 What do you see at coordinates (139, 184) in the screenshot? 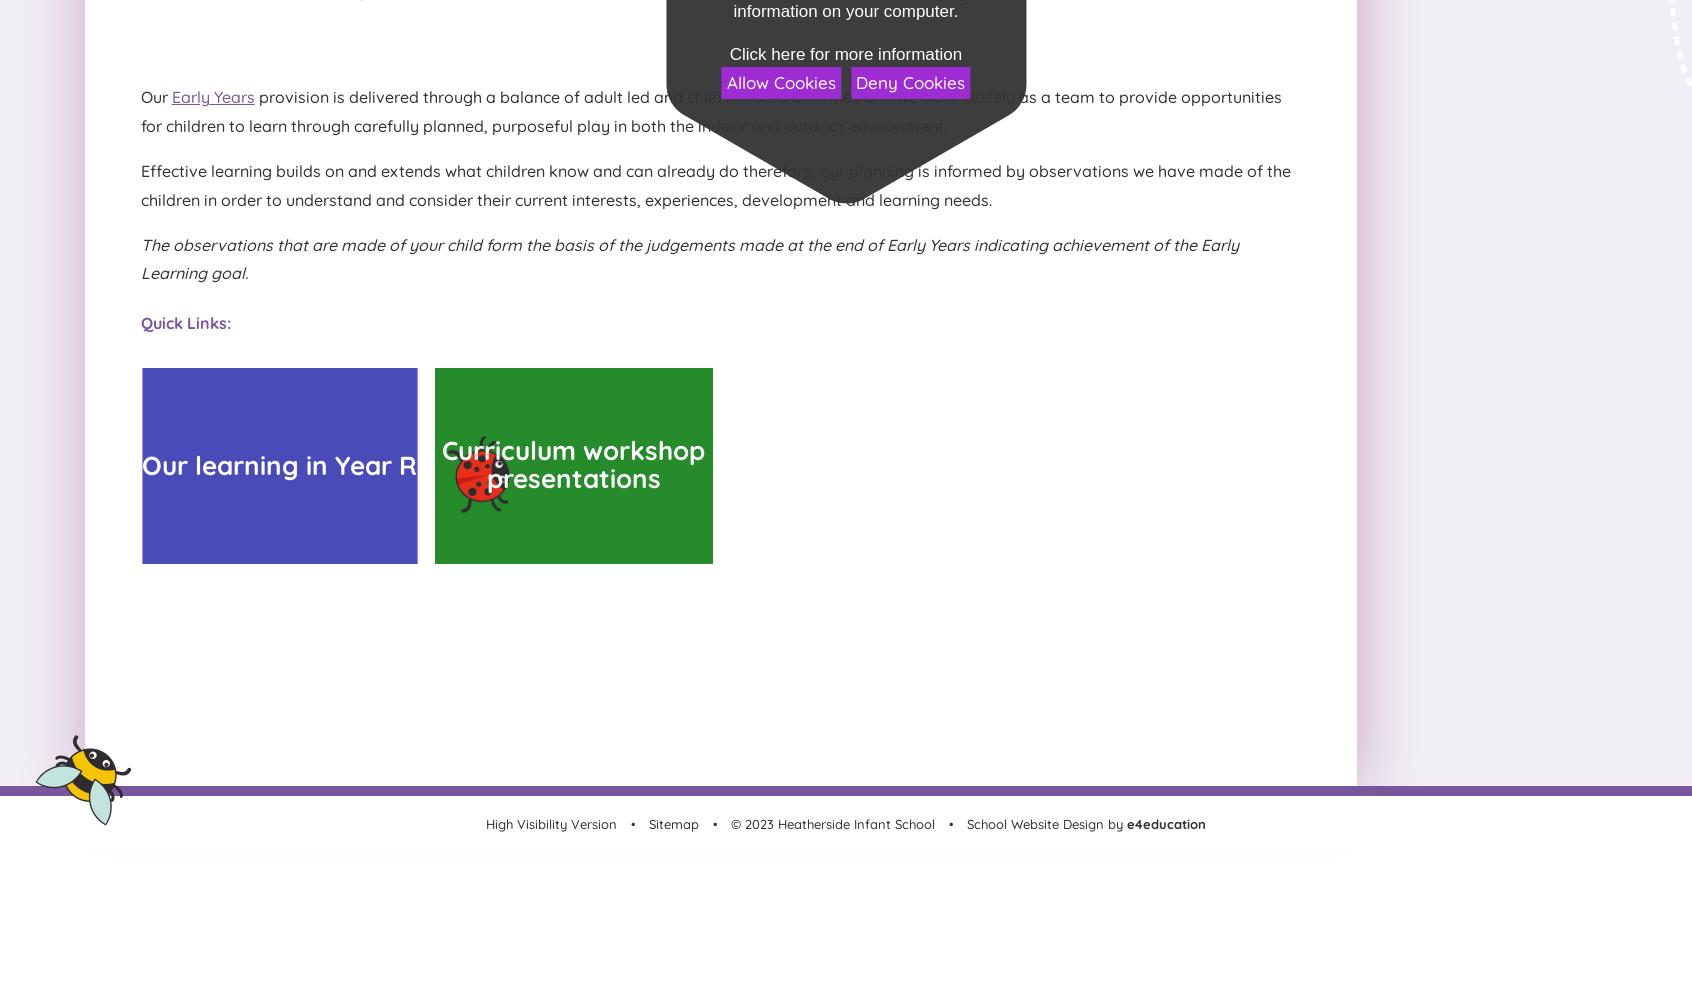
I see `'Effective learning builds on and extends what children know and can already do therefore, our planning is informed by observations we have made of the children in order to understand and consider their current interests, experiences, development and learning needs.'` at bounding box center [139, 184].